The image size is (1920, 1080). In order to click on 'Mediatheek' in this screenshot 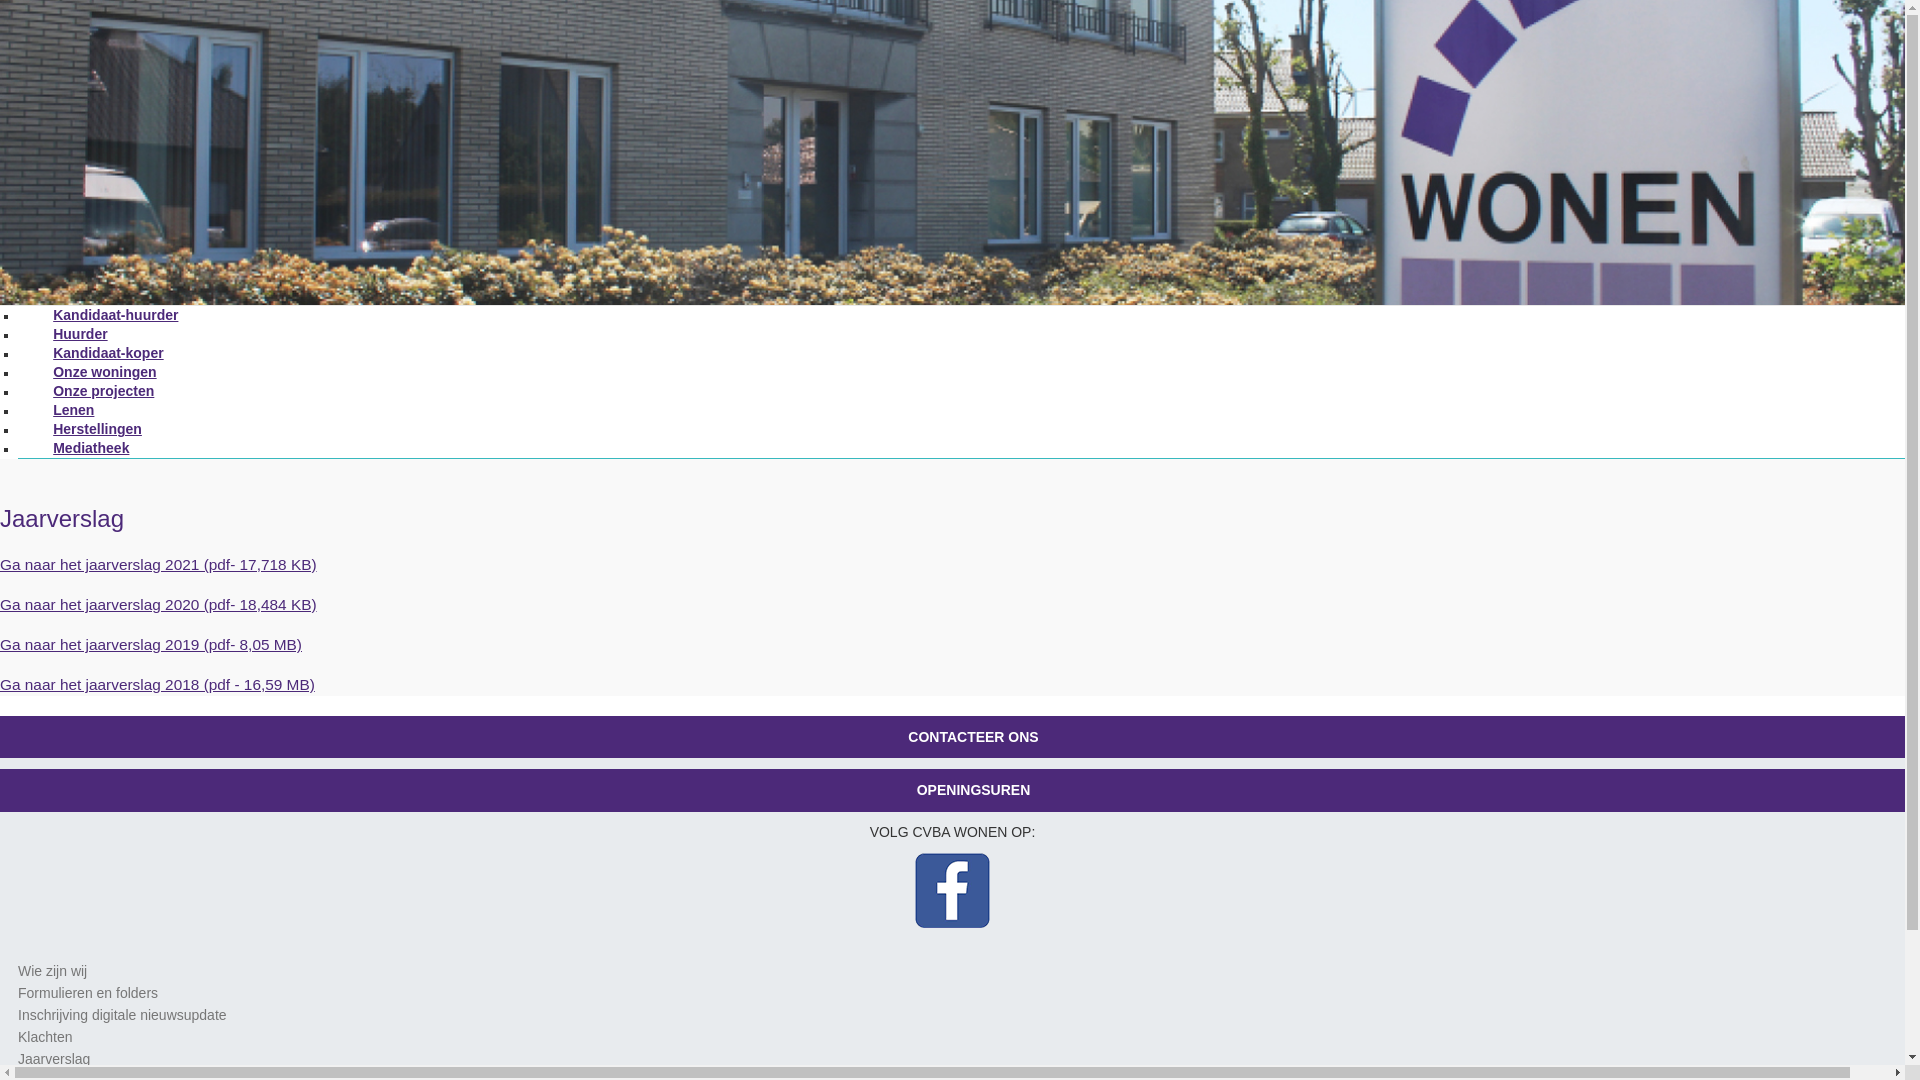, I will do `click(90, 448)`.